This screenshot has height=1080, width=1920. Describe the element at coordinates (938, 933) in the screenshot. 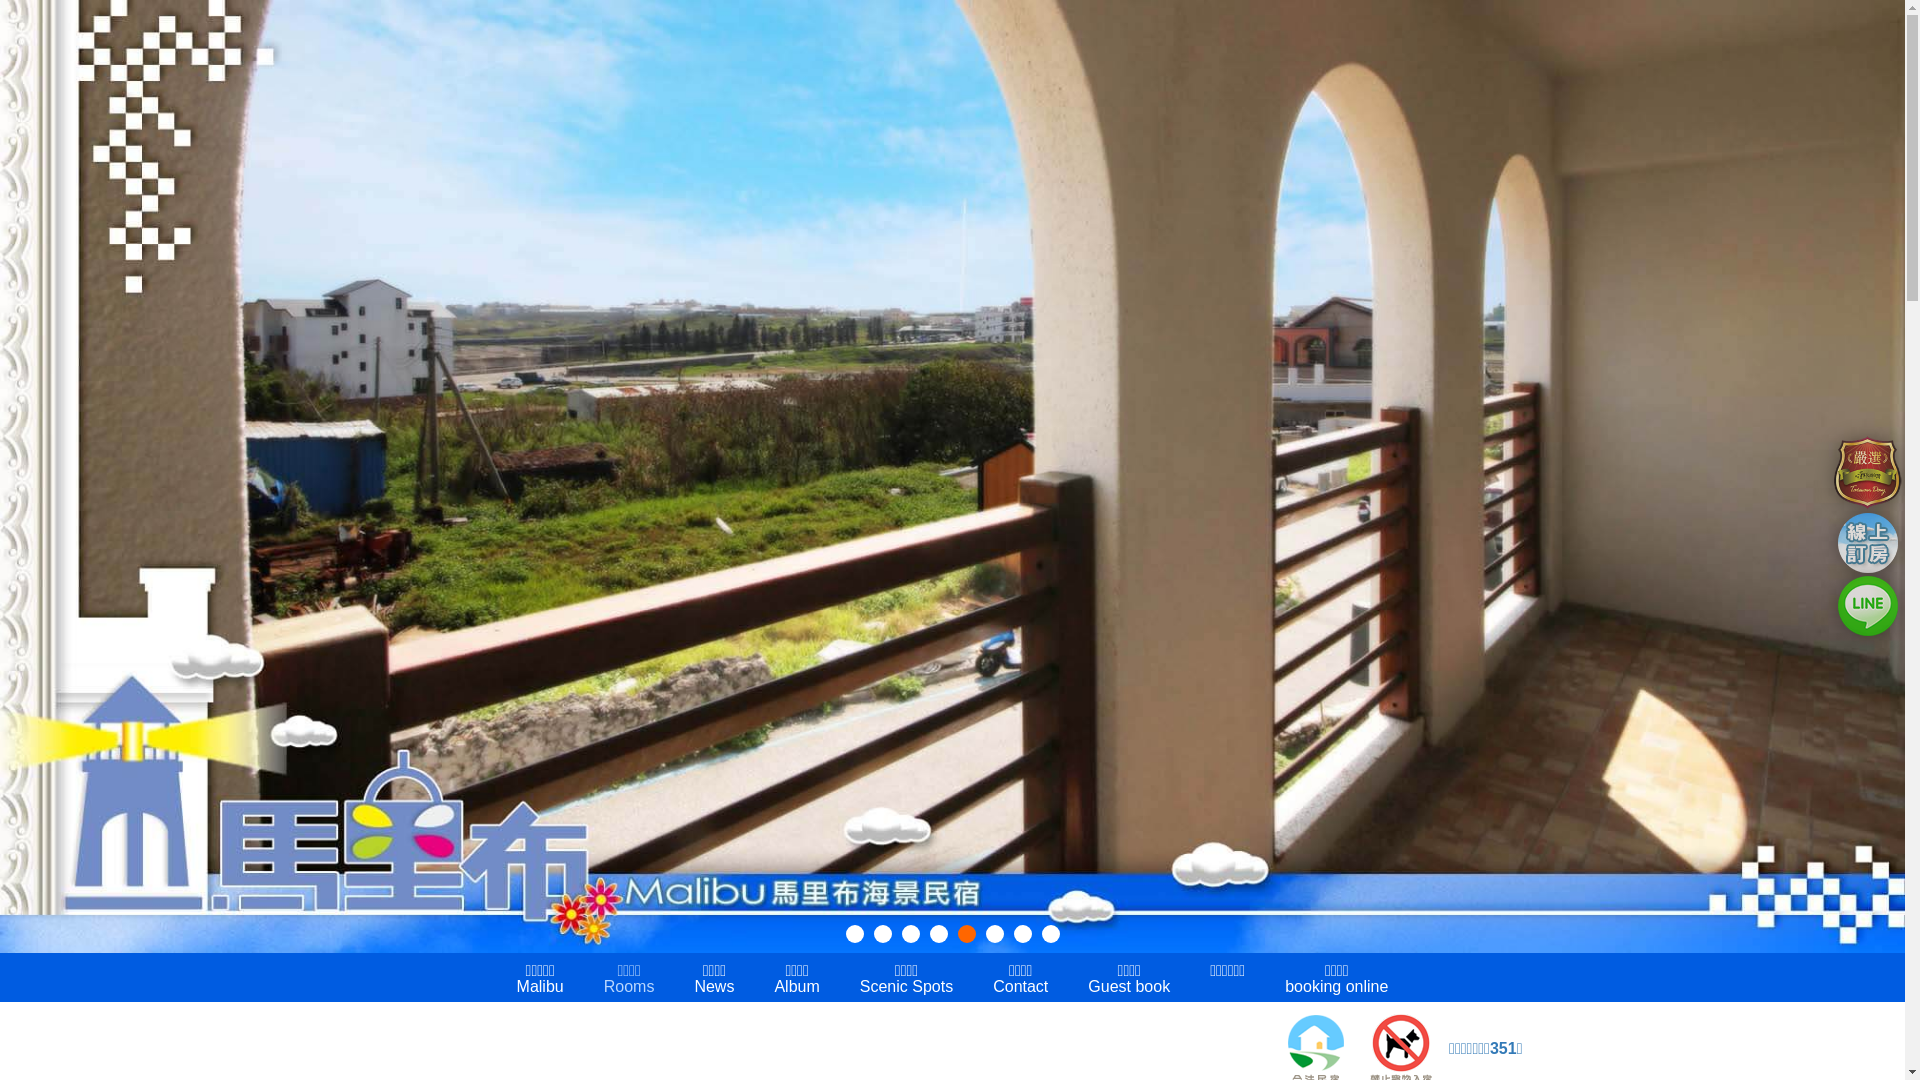

I see `'4'` at that location.